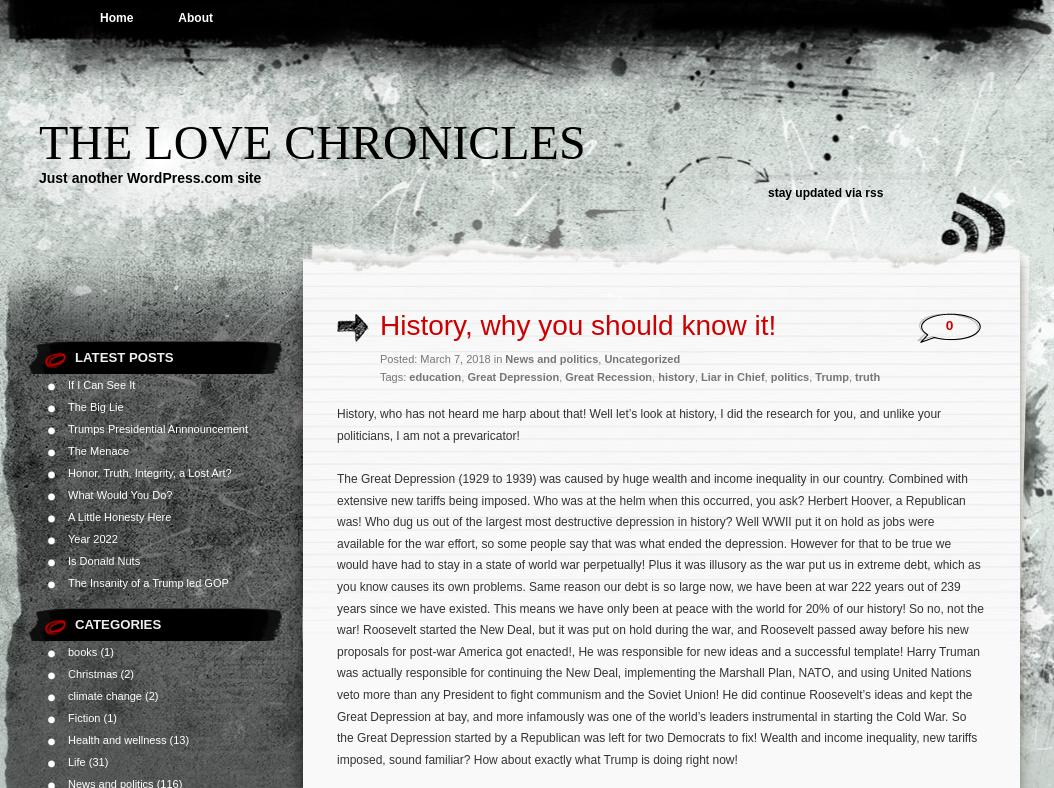  I want to click on 'books', so click(81, 650).